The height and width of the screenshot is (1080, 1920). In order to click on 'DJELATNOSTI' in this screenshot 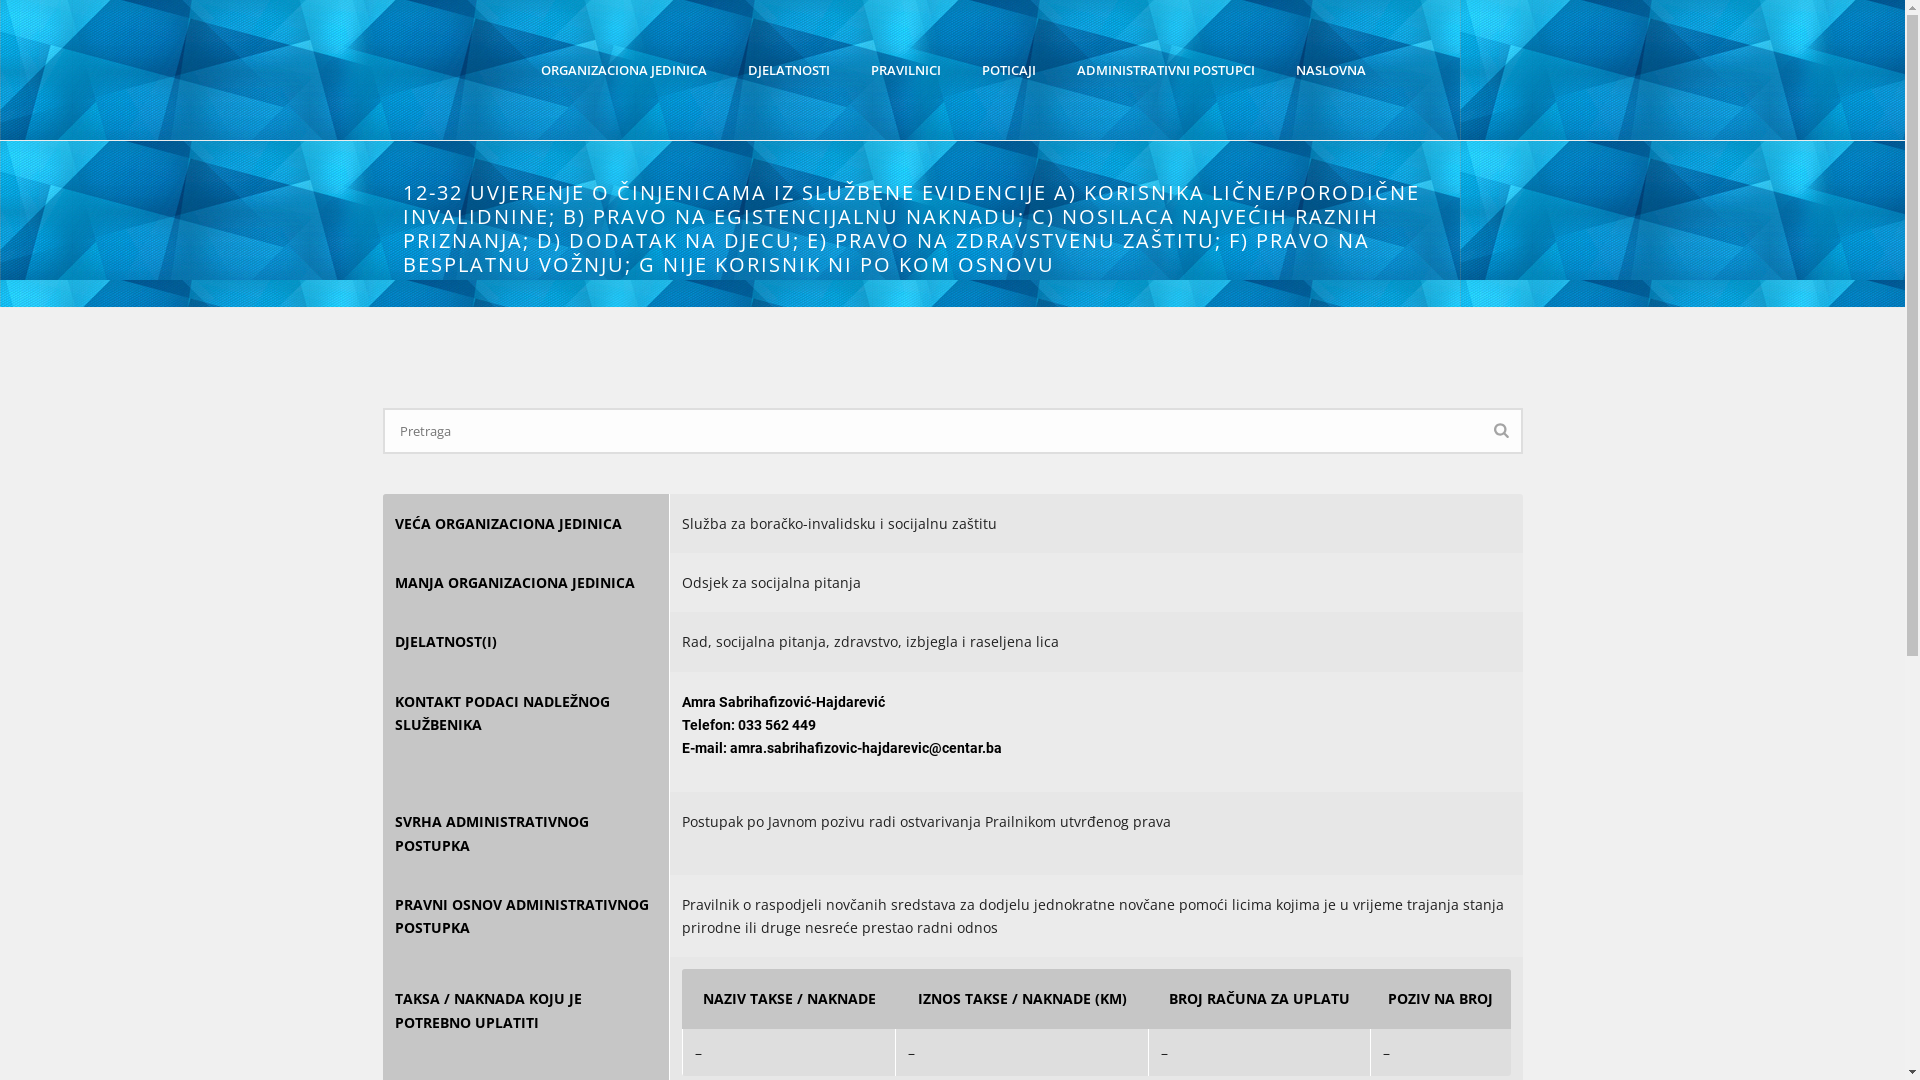, I will do `click(787, 68)`.